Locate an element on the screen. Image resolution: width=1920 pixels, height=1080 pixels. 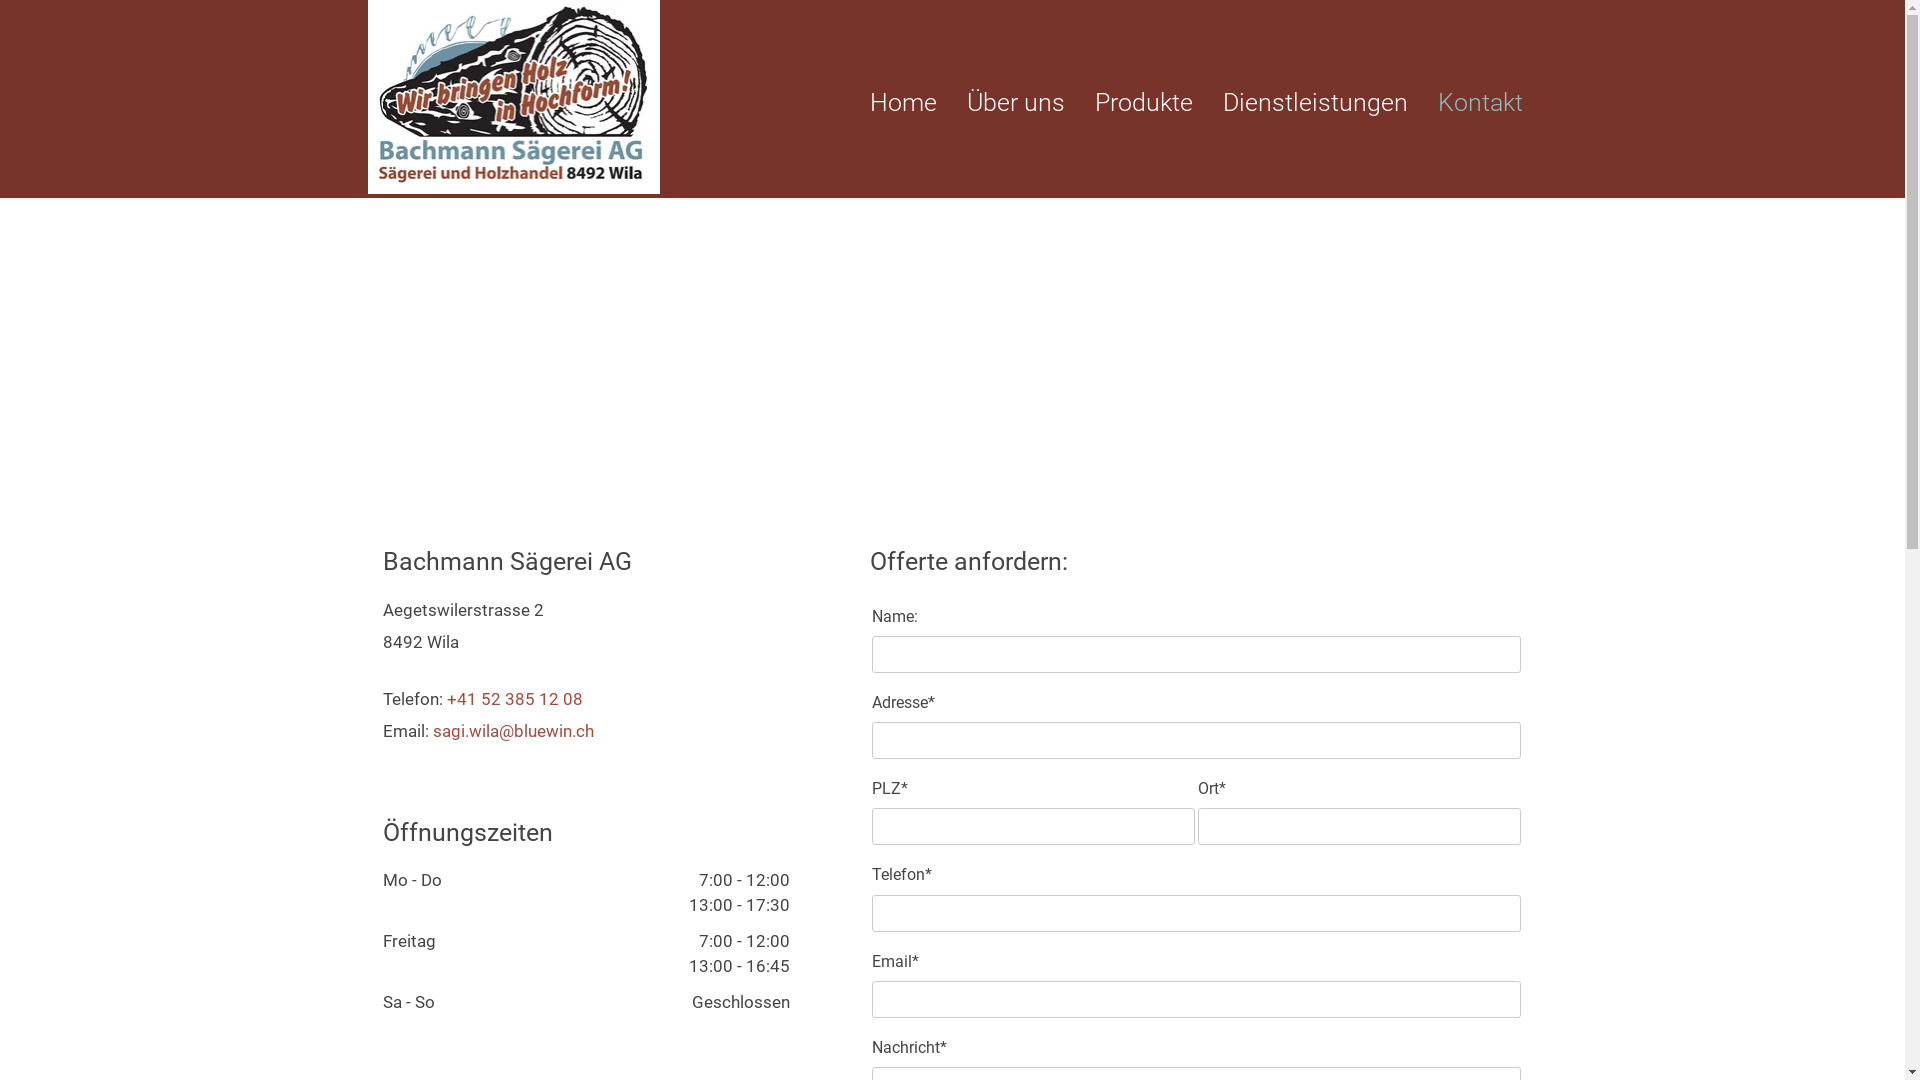
'sagi.wila@bluewin.ch' is located at coordinates (512, 731).